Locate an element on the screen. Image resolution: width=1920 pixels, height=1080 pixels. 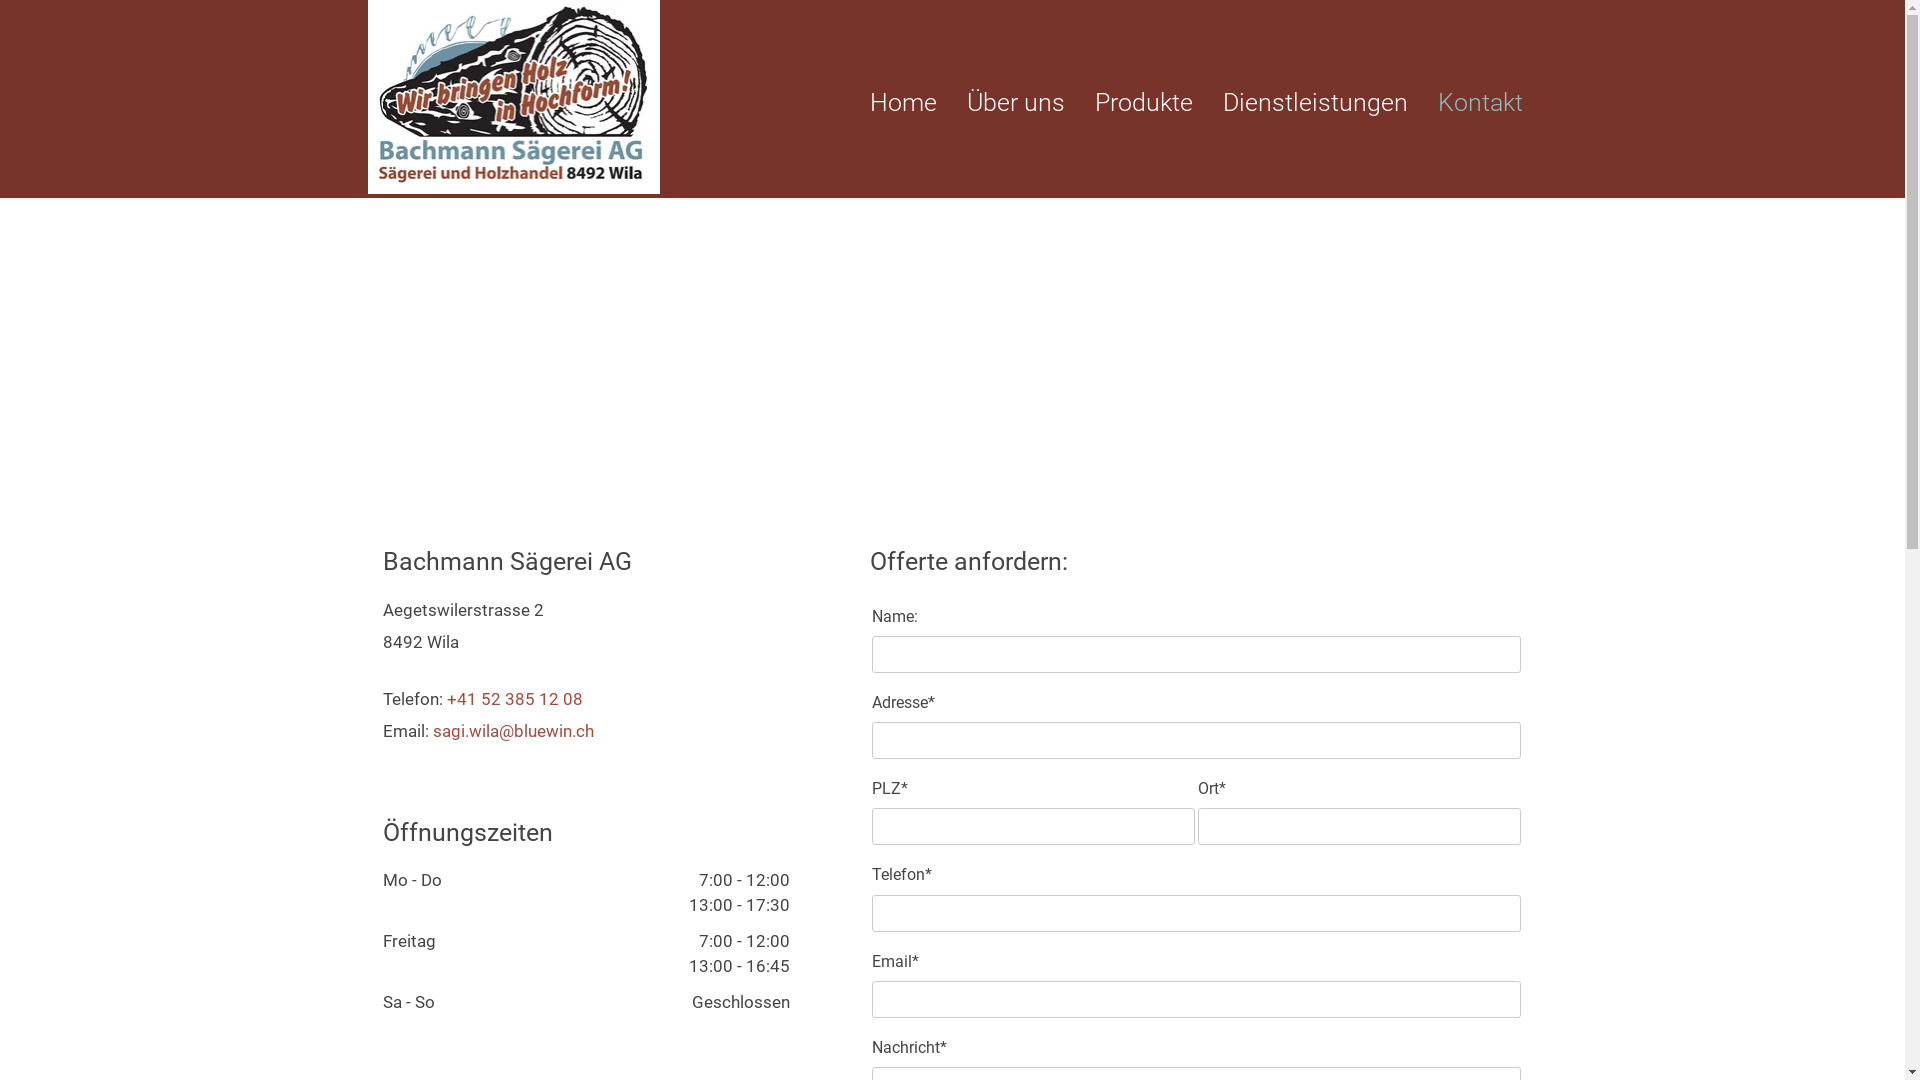
'sagi.wila@bluewin.ch' is located at coordinates (512, 731).